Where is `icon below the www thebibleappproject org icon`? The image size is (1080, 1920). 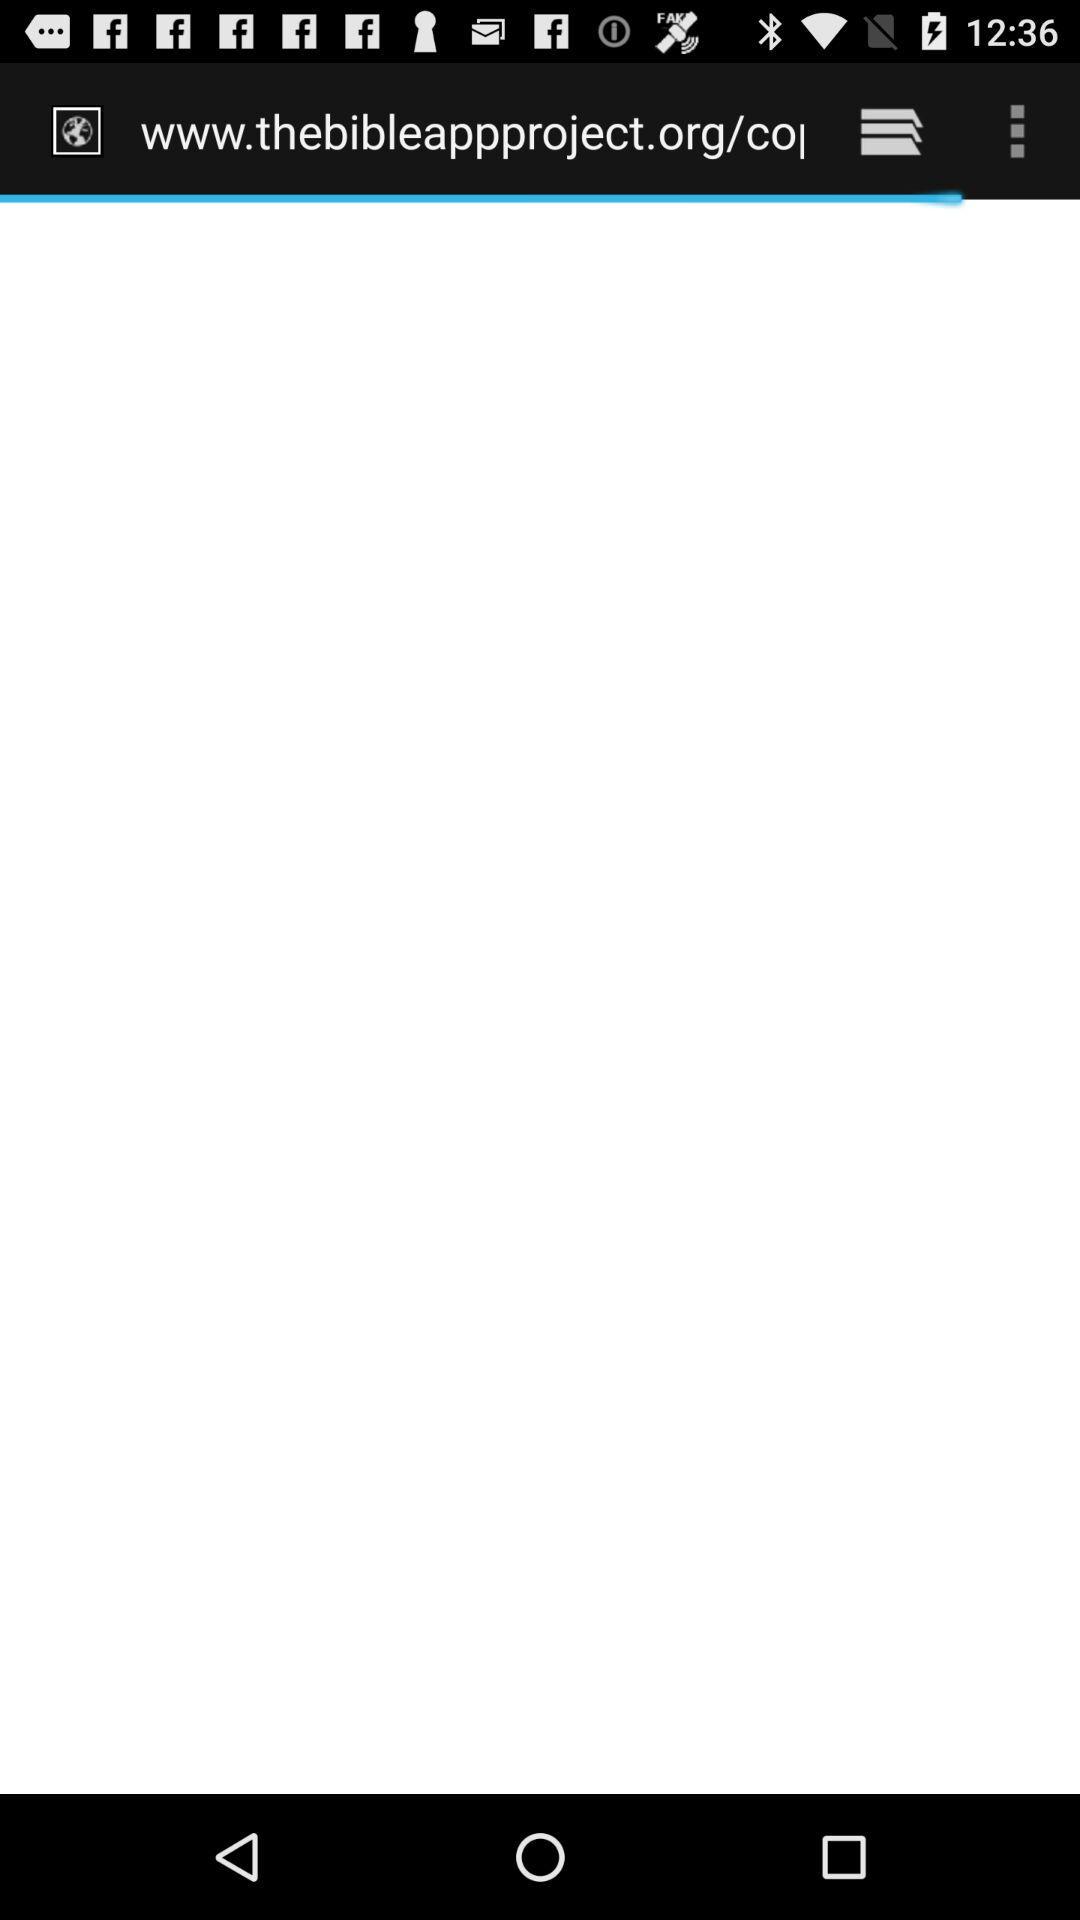
icon below the www thebibleappproject org icon is located at coordinates (540, 996).